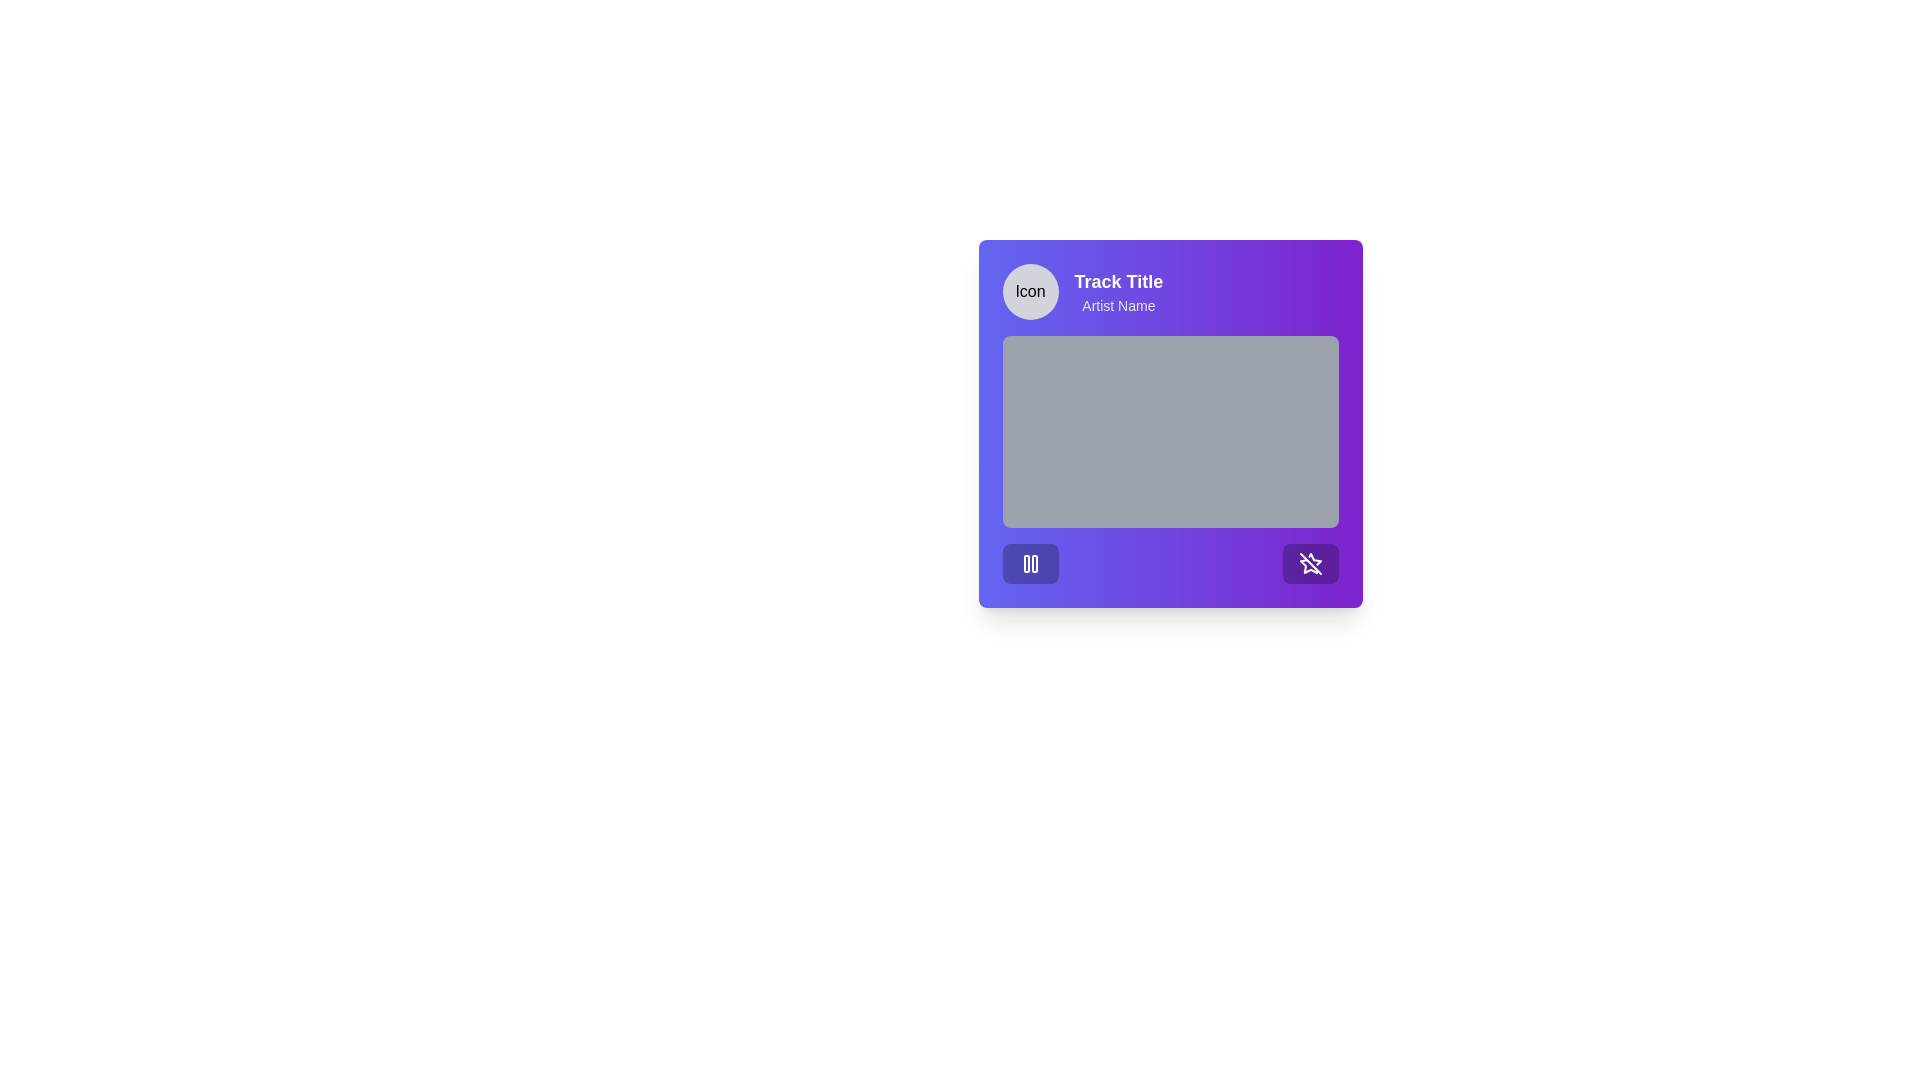 The width and height of the screenshot is (1920, 1080). Describe the element at coordinates (1030, 563) in the screenshot. I see `the pause icon button with a purple background located at the bottom-left corner of the card interface` at that location.